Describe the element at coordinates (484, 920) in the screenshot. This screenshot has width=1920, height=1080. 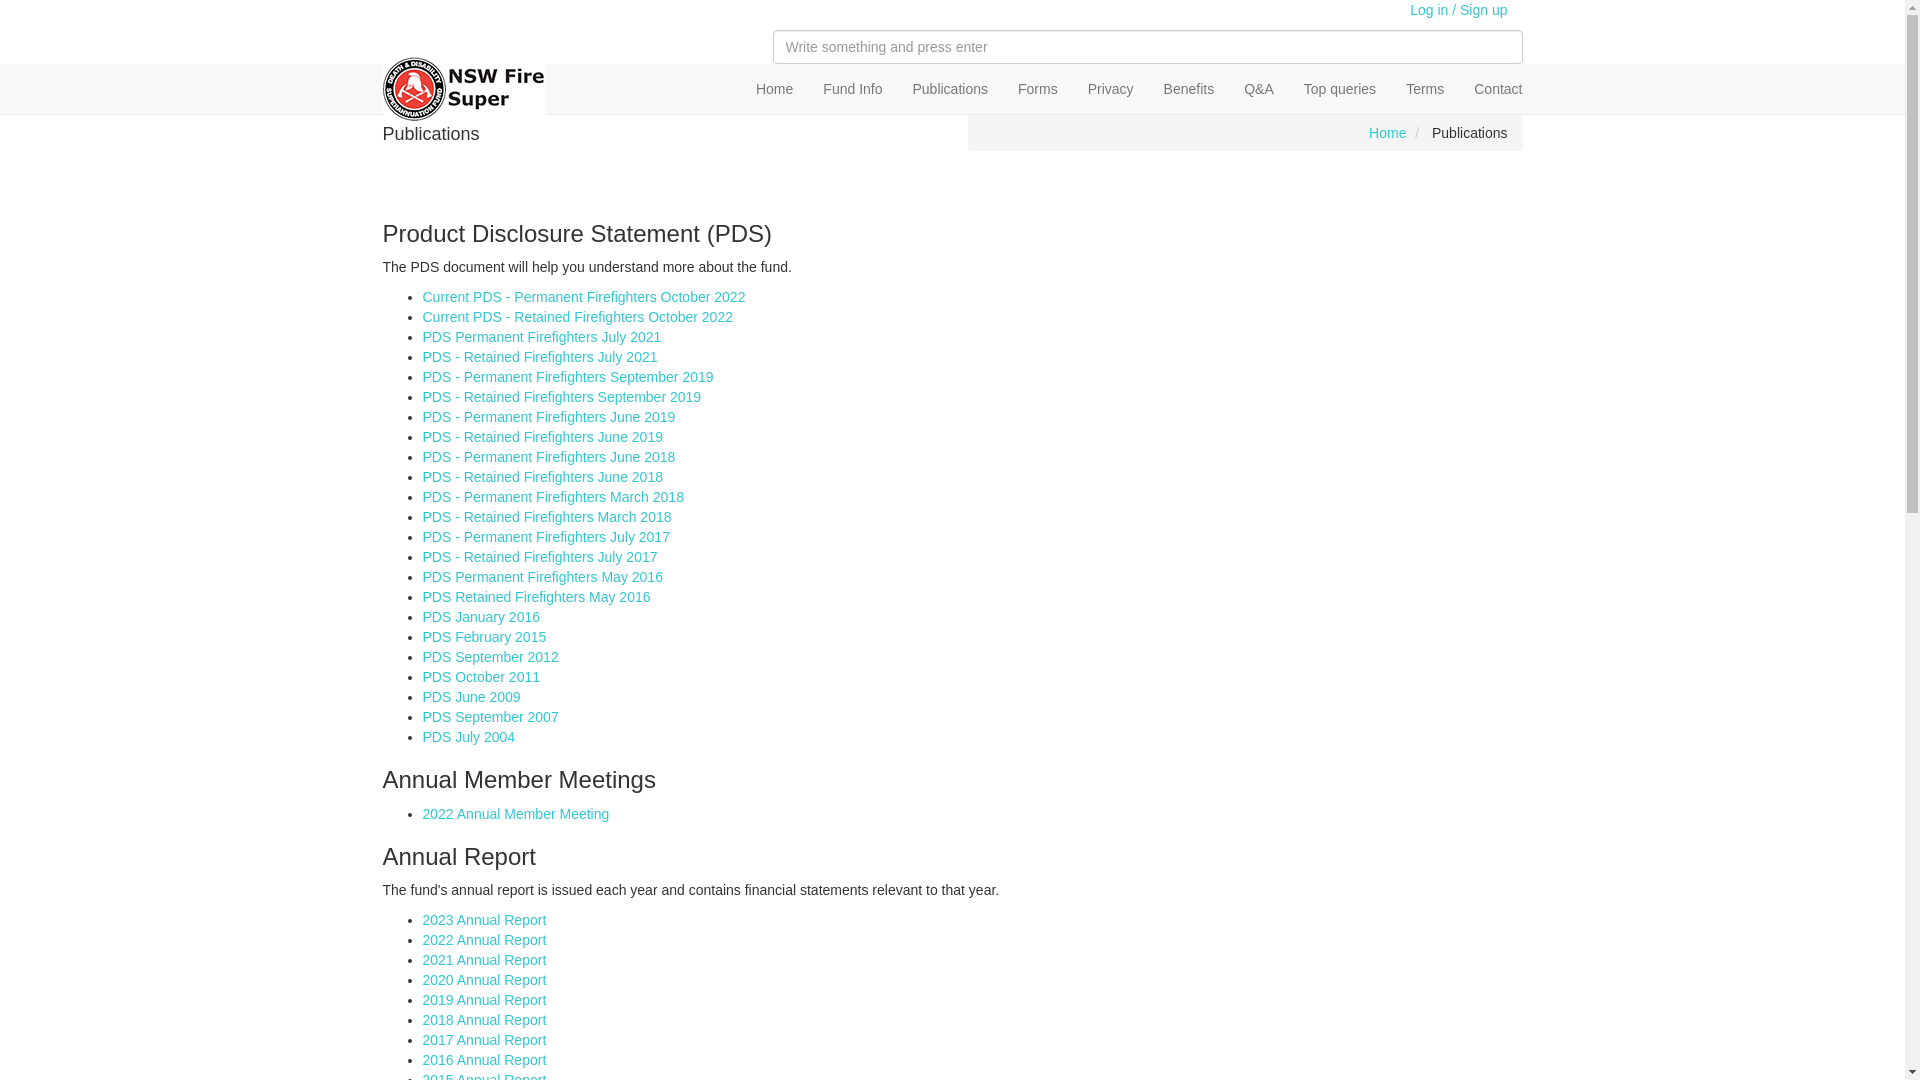
I see `'2023 Annual Report'` at that location.